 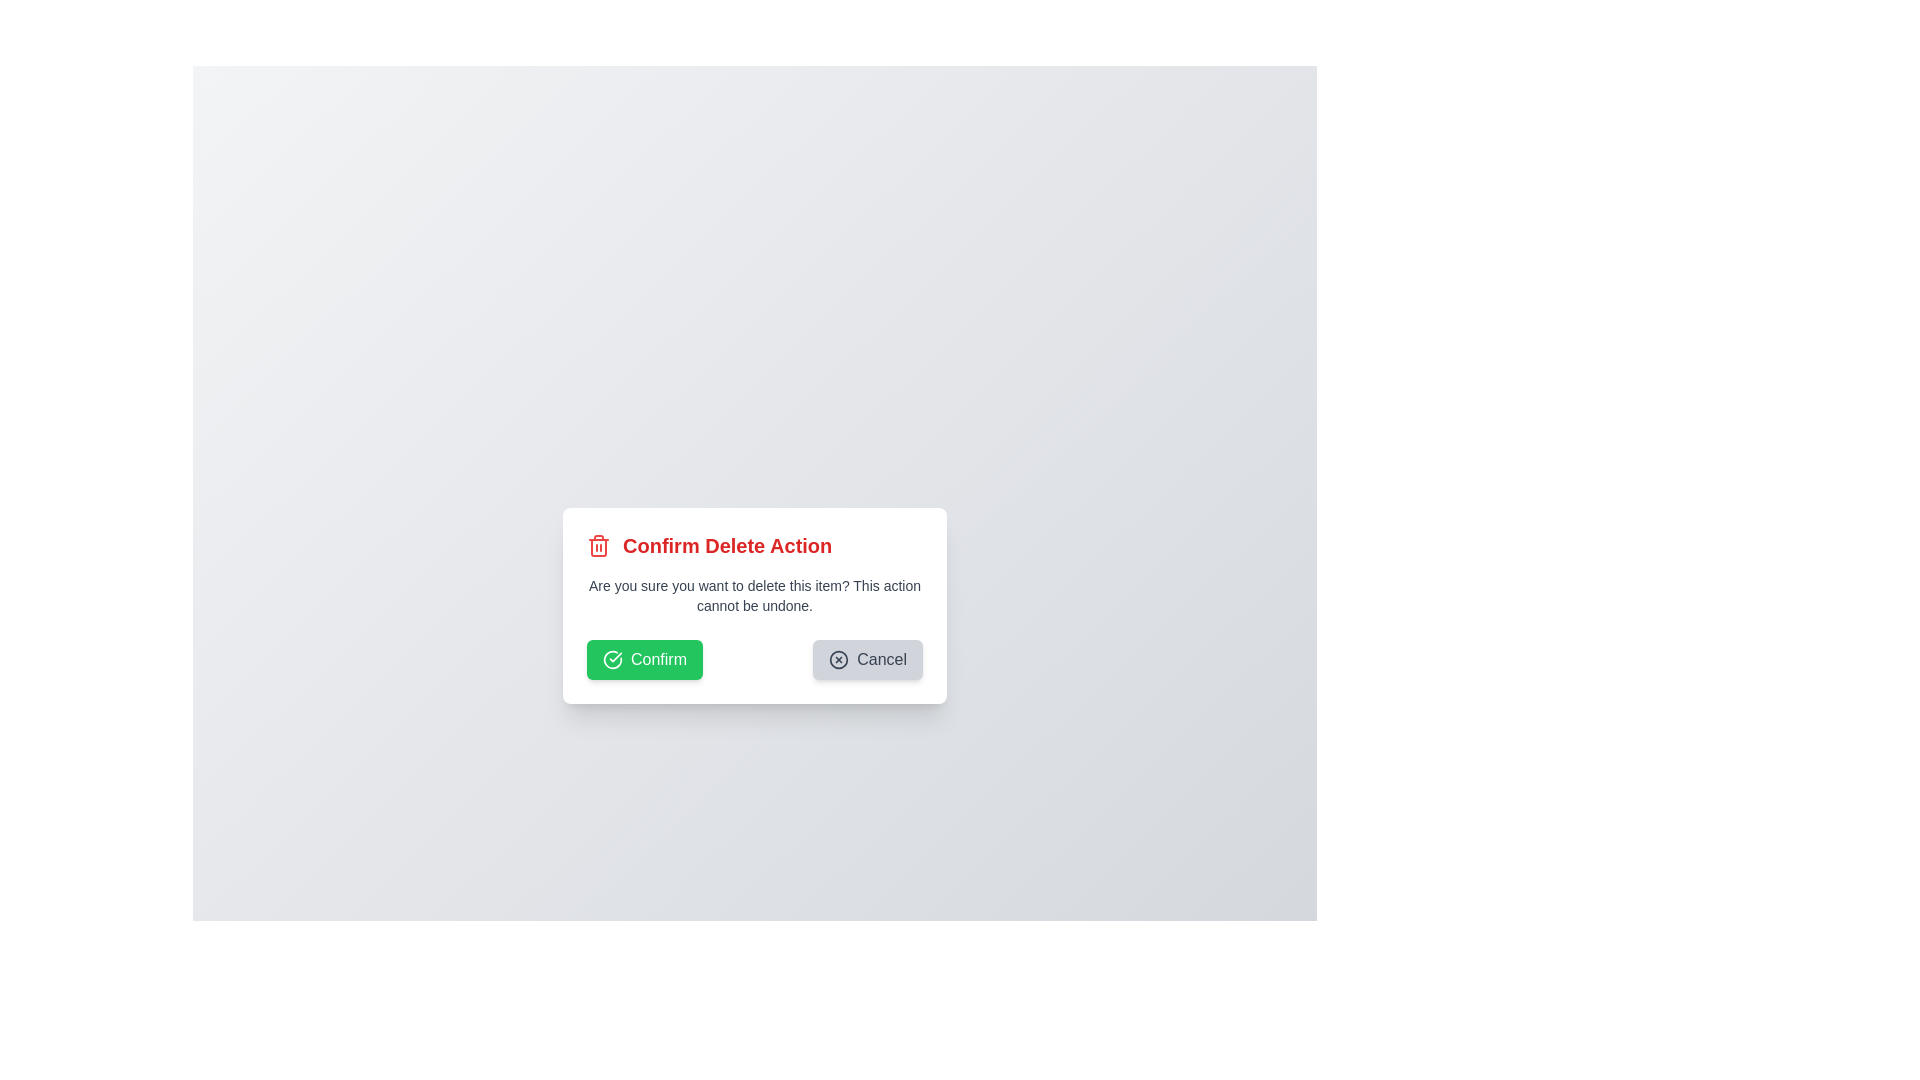 What do you see at coordinates (753, 595) in the screenshot?
I see `warning message displayed in the static text block that asks if the user is sure they want to delete the item, indicating that this action cannot be undone` at bounding box center [753, 595].